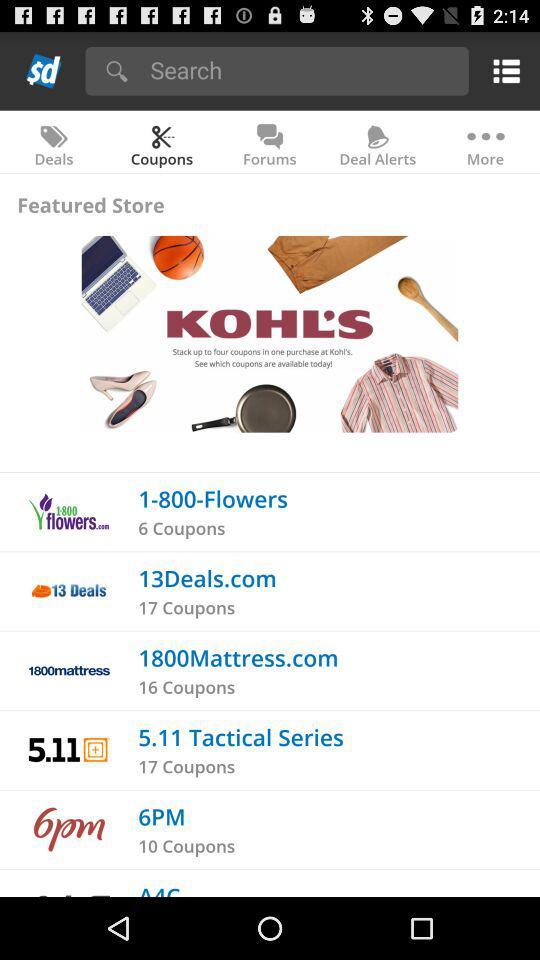  What do you see at coordinates (161, 816) in the screenshot?
I see `the app above 10 coupons icon` at bounding box center [161, 816].